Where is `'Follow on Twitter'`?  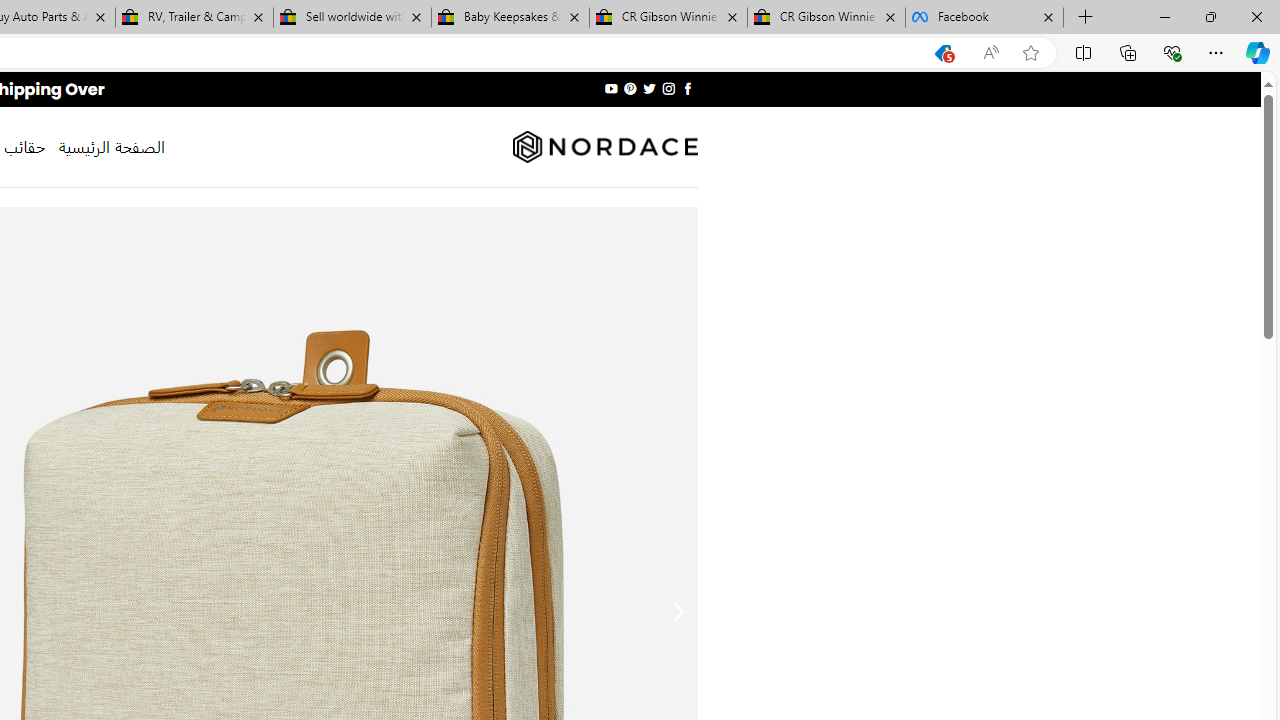
'Follow on Twitter' is located at coordinates (648, 88).